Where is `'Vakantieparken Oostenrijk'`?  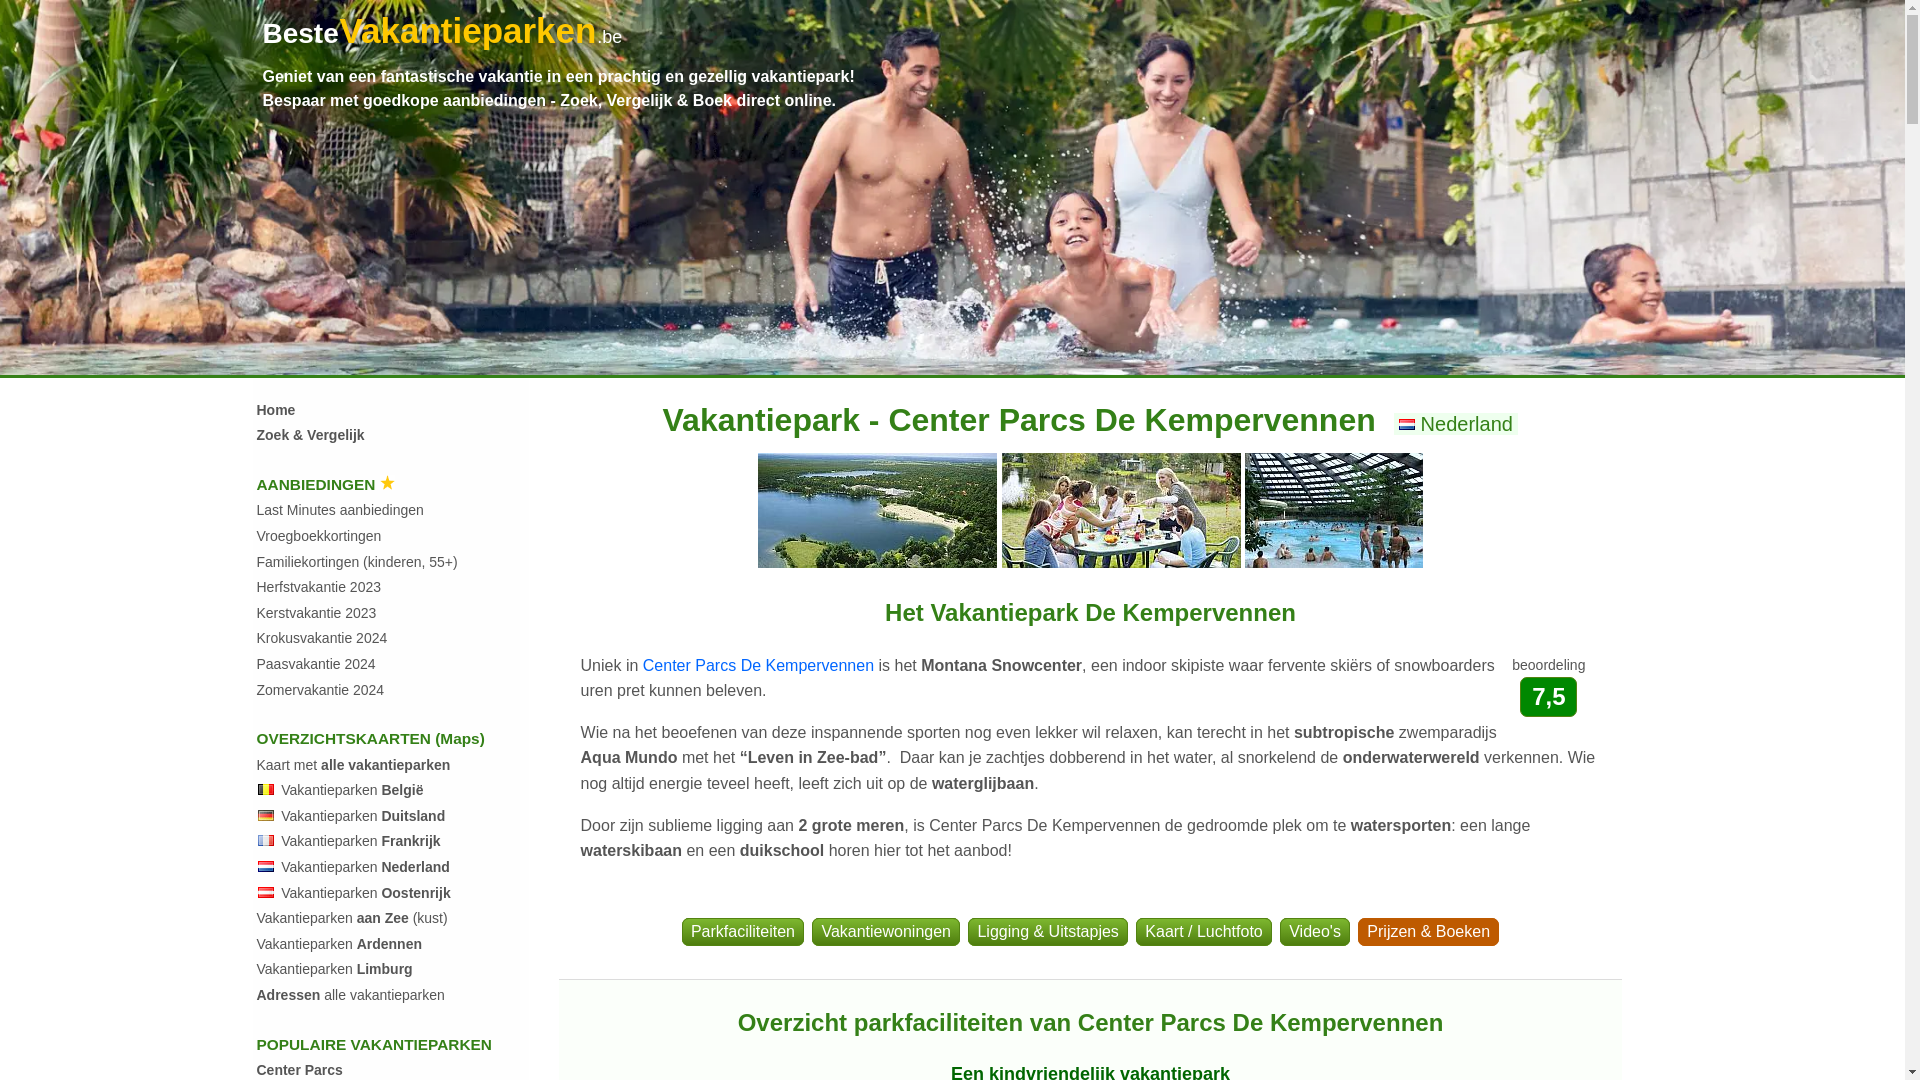
'Vakantieparken Oostenrijk' is located at coordinates (365, 892).